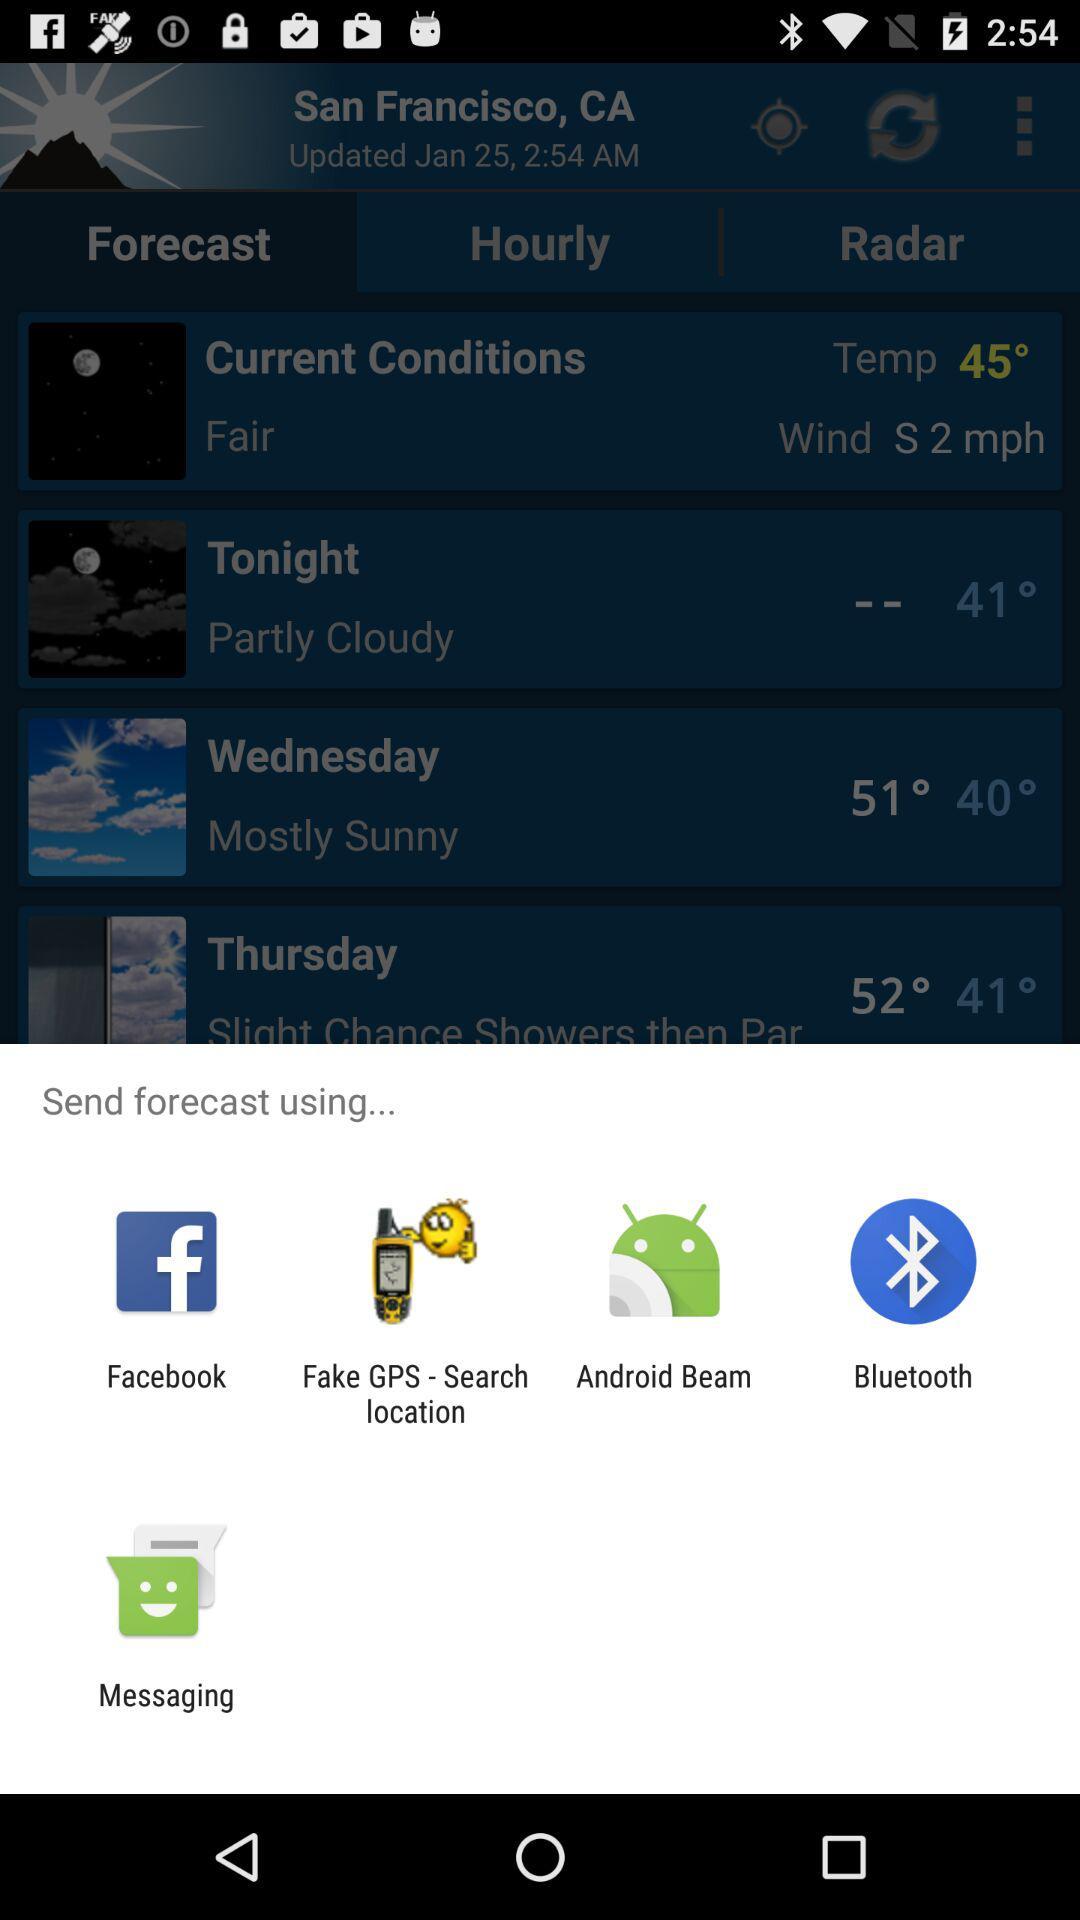  I want to click on android beam, so click(664, 1392).